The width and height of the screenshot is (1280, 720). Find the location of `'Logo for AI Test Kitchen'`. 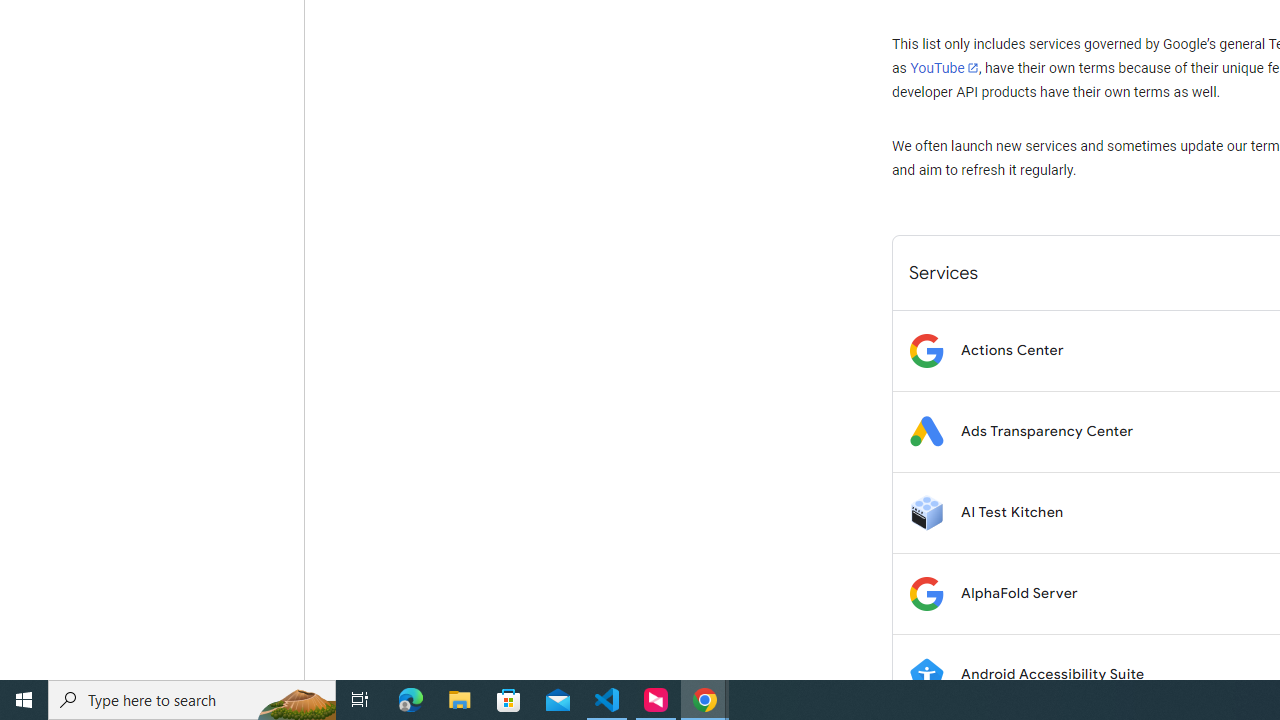

'Logo for AI Test Kitchen' is located at coordinates (925, 511).